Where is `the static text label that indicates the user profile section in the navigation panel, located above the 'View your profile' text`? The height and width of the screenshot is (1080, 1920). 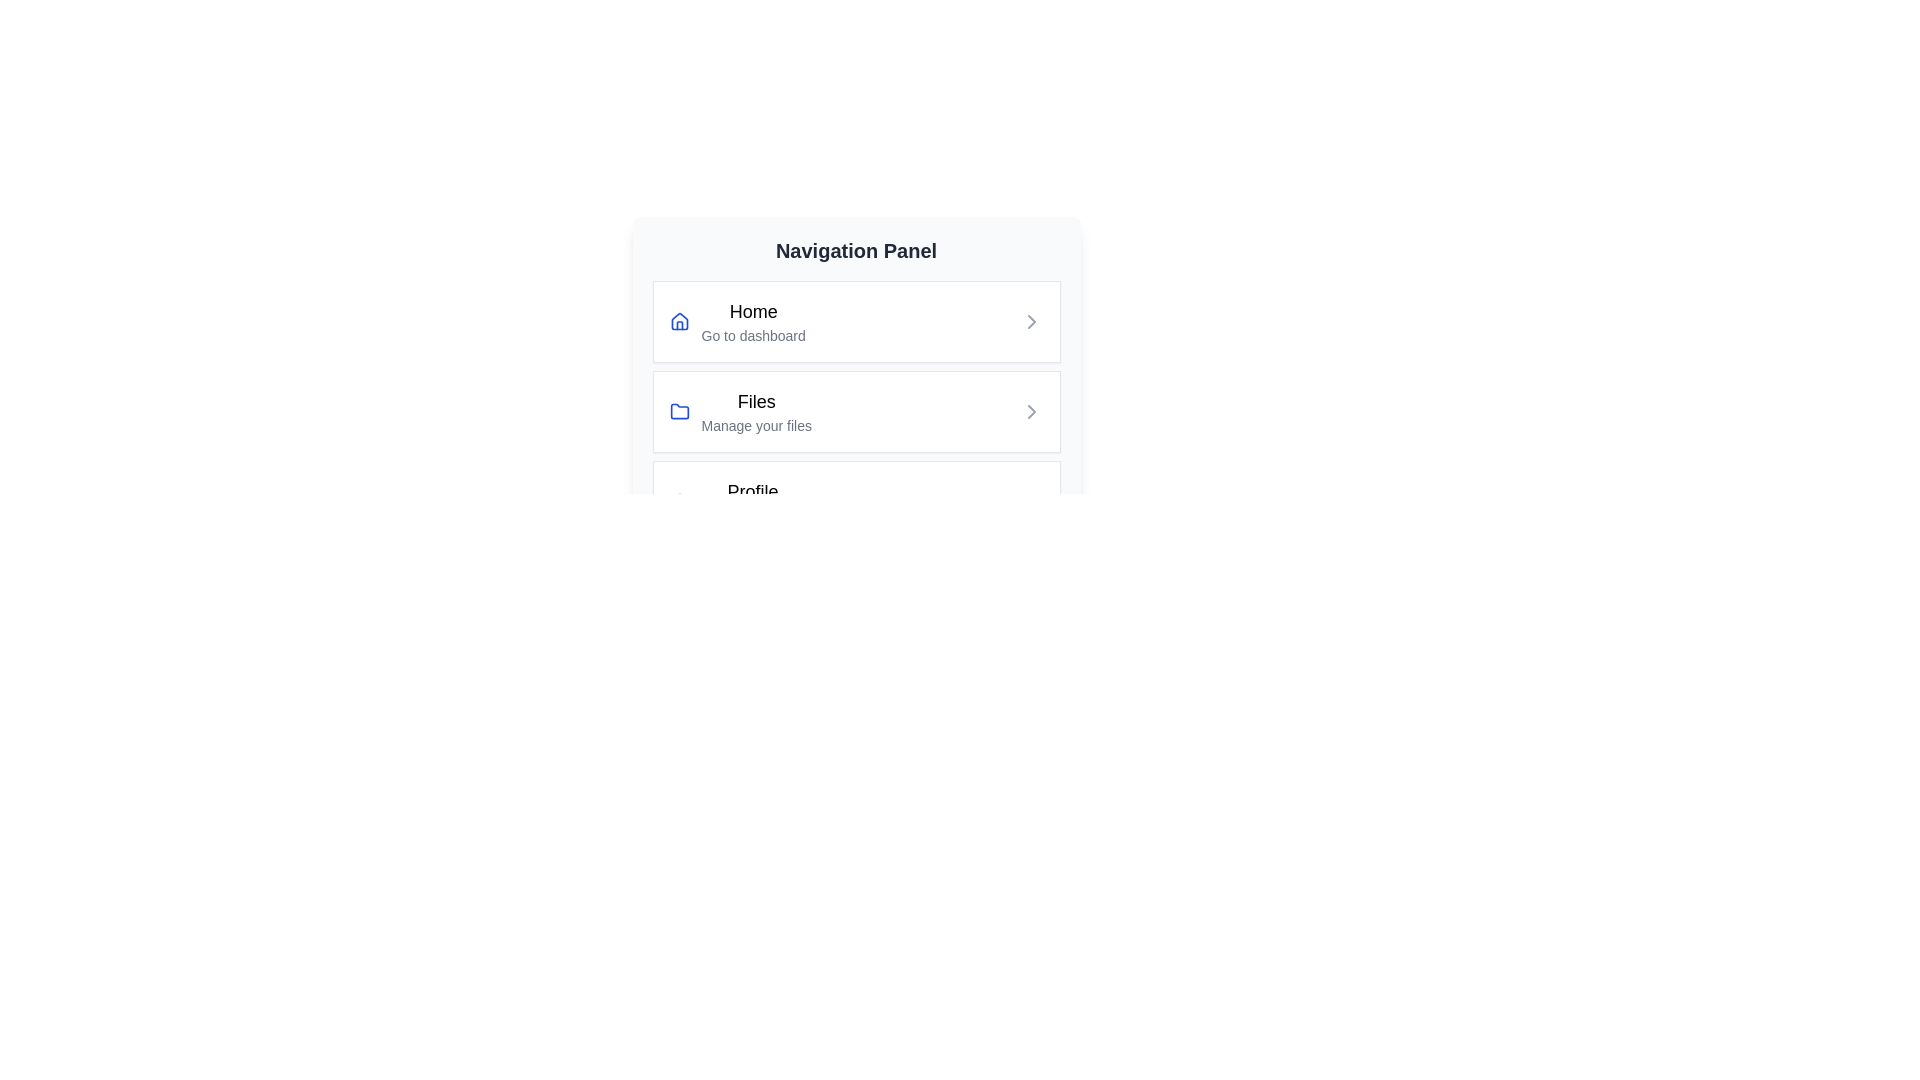
the static text label that indicates the user profile section in the navigation panel, located above the 'View your profile' text is located at coordinates (752, 492).